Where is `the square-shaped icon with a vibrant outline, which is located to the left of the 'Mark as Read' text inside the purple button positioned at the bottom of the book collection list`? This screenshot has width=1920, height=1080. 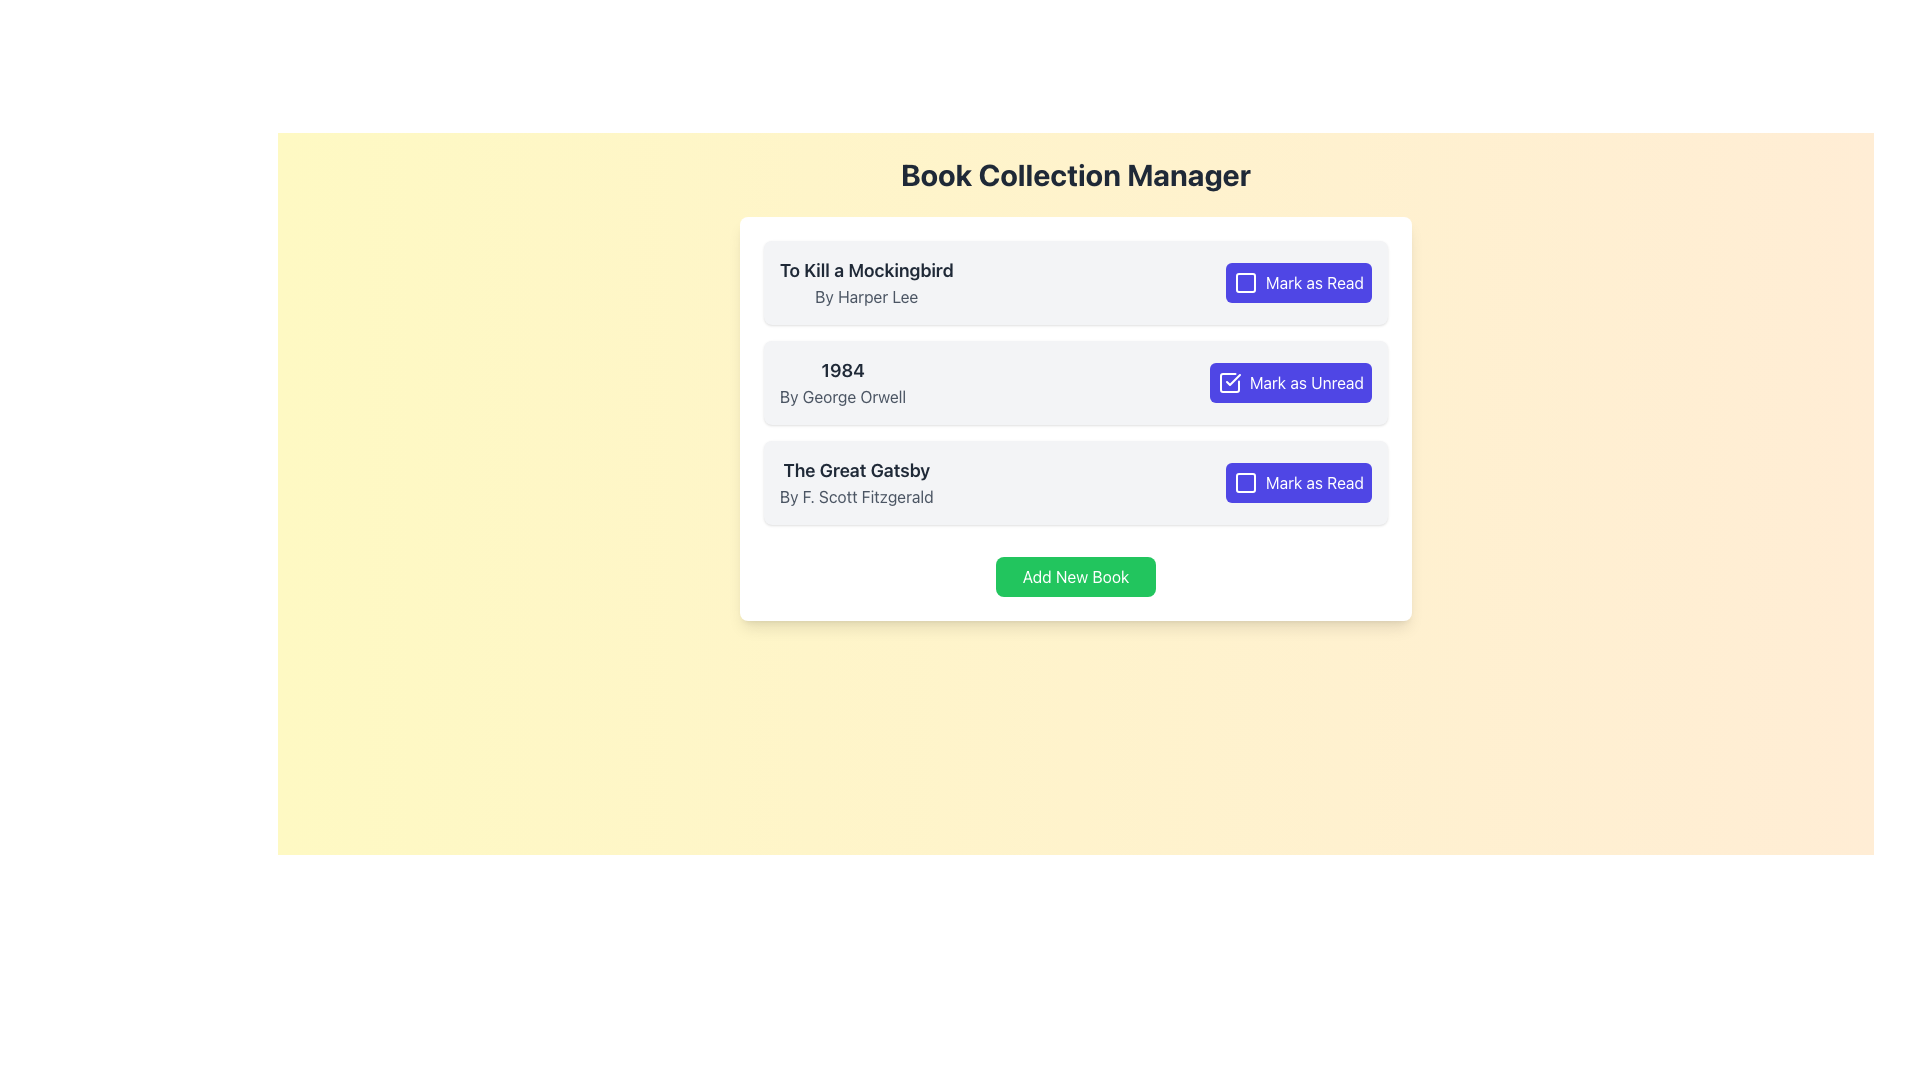 the square-shaped icon with a vibrant outline, which is located to the left of the 'Mark as Read' text inside the purple button positioned at the bottom of the book collection list is located at coordinates (1244, 482).